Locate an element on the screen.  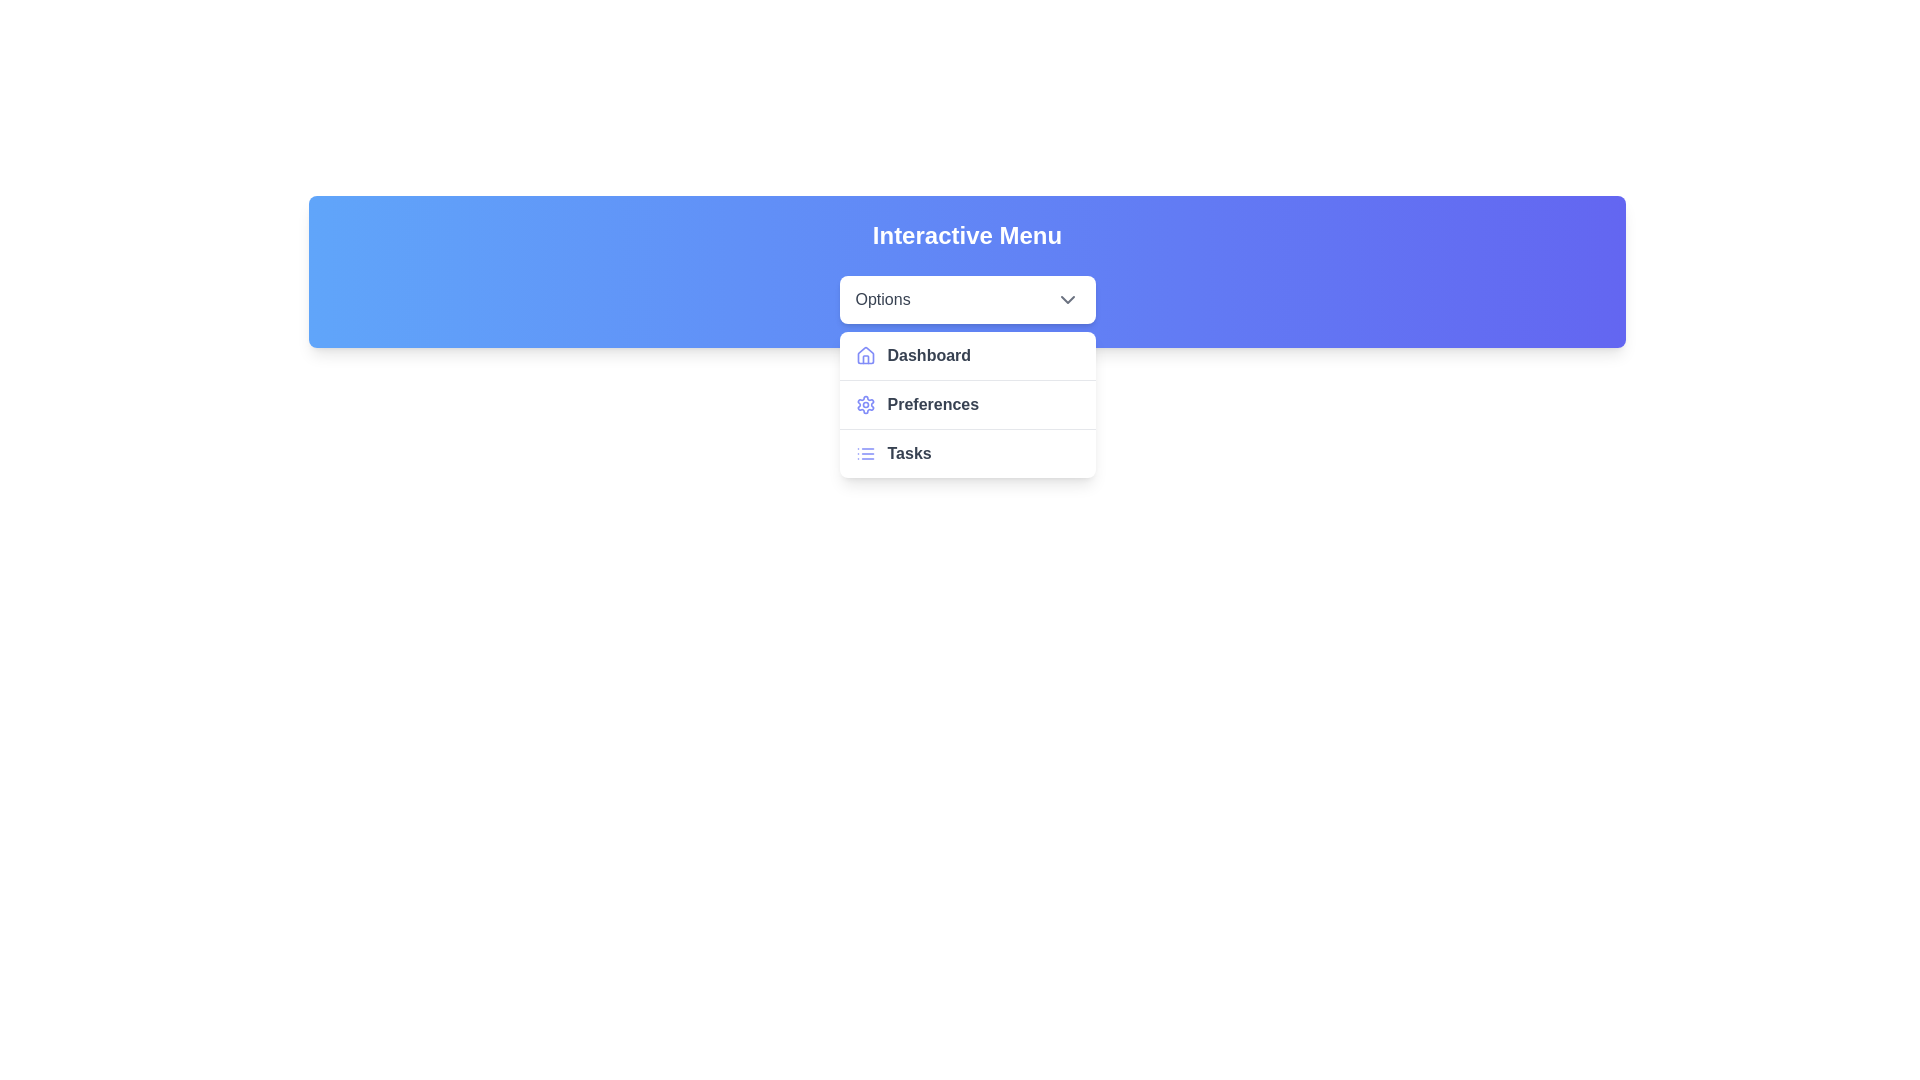
the 'Dashboard' text label in the dropdown menu under 'Options', which is the first entry in the list is located at coordinates (928, 354).